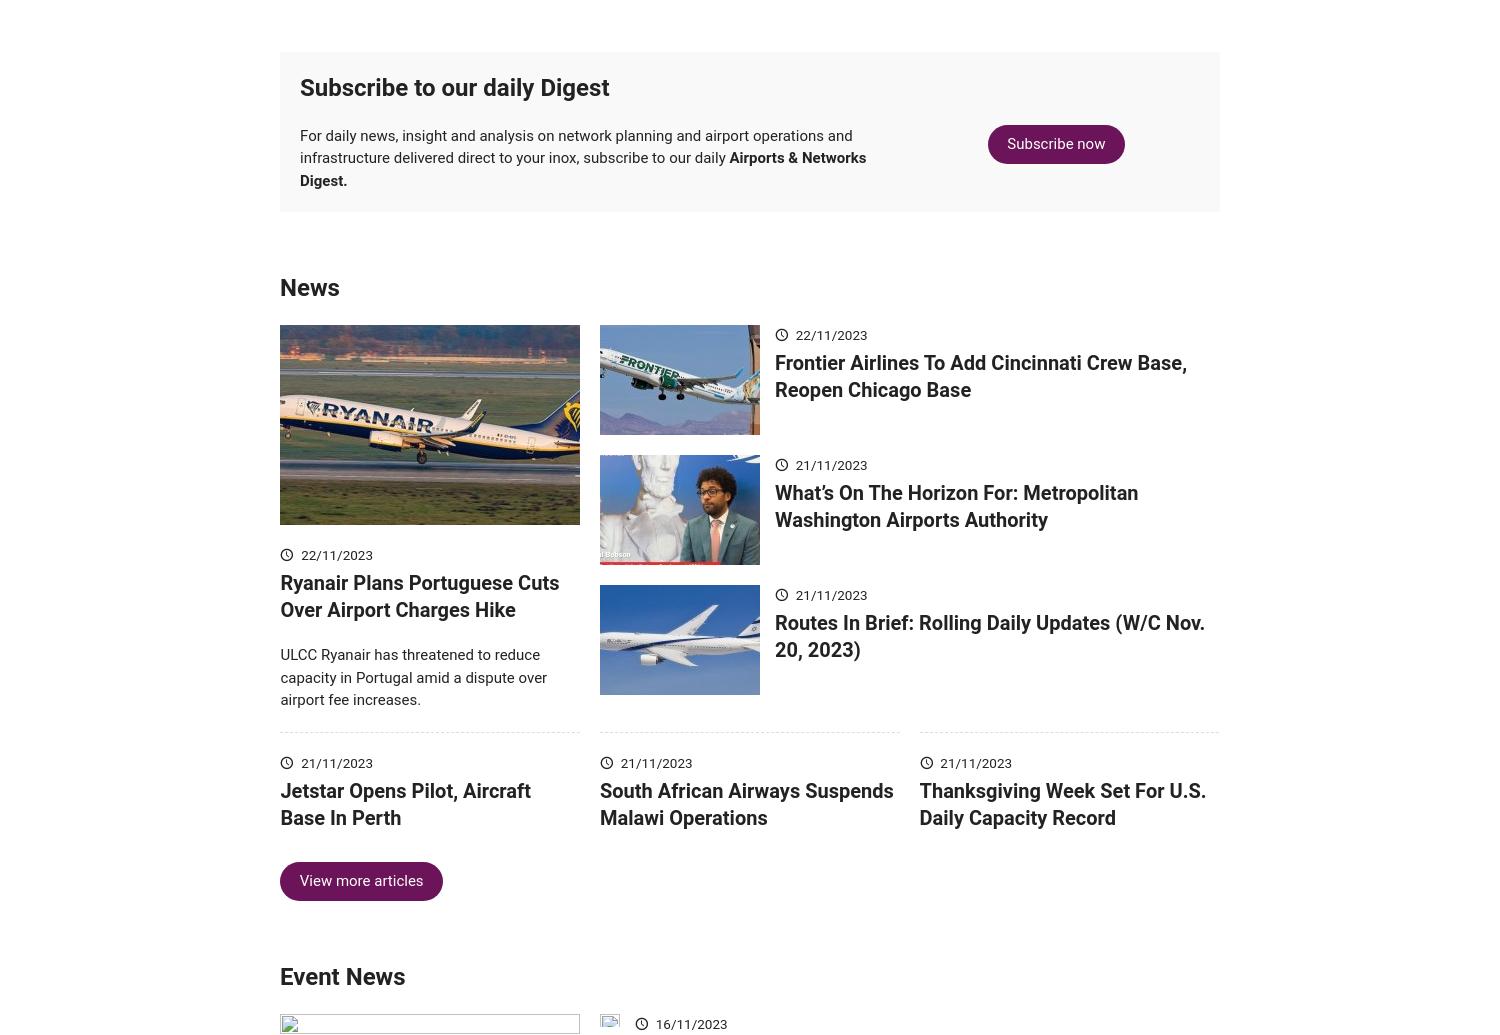 The image size is (1500, 1035). What do you see at coordinates (300, 176) in the screenshot?
I see `'For daily news, insight and analysis on network planning and airport operations and infrastructure delivered direct to your inox, subscribe to our daily'` at bounding box center [300, 176].